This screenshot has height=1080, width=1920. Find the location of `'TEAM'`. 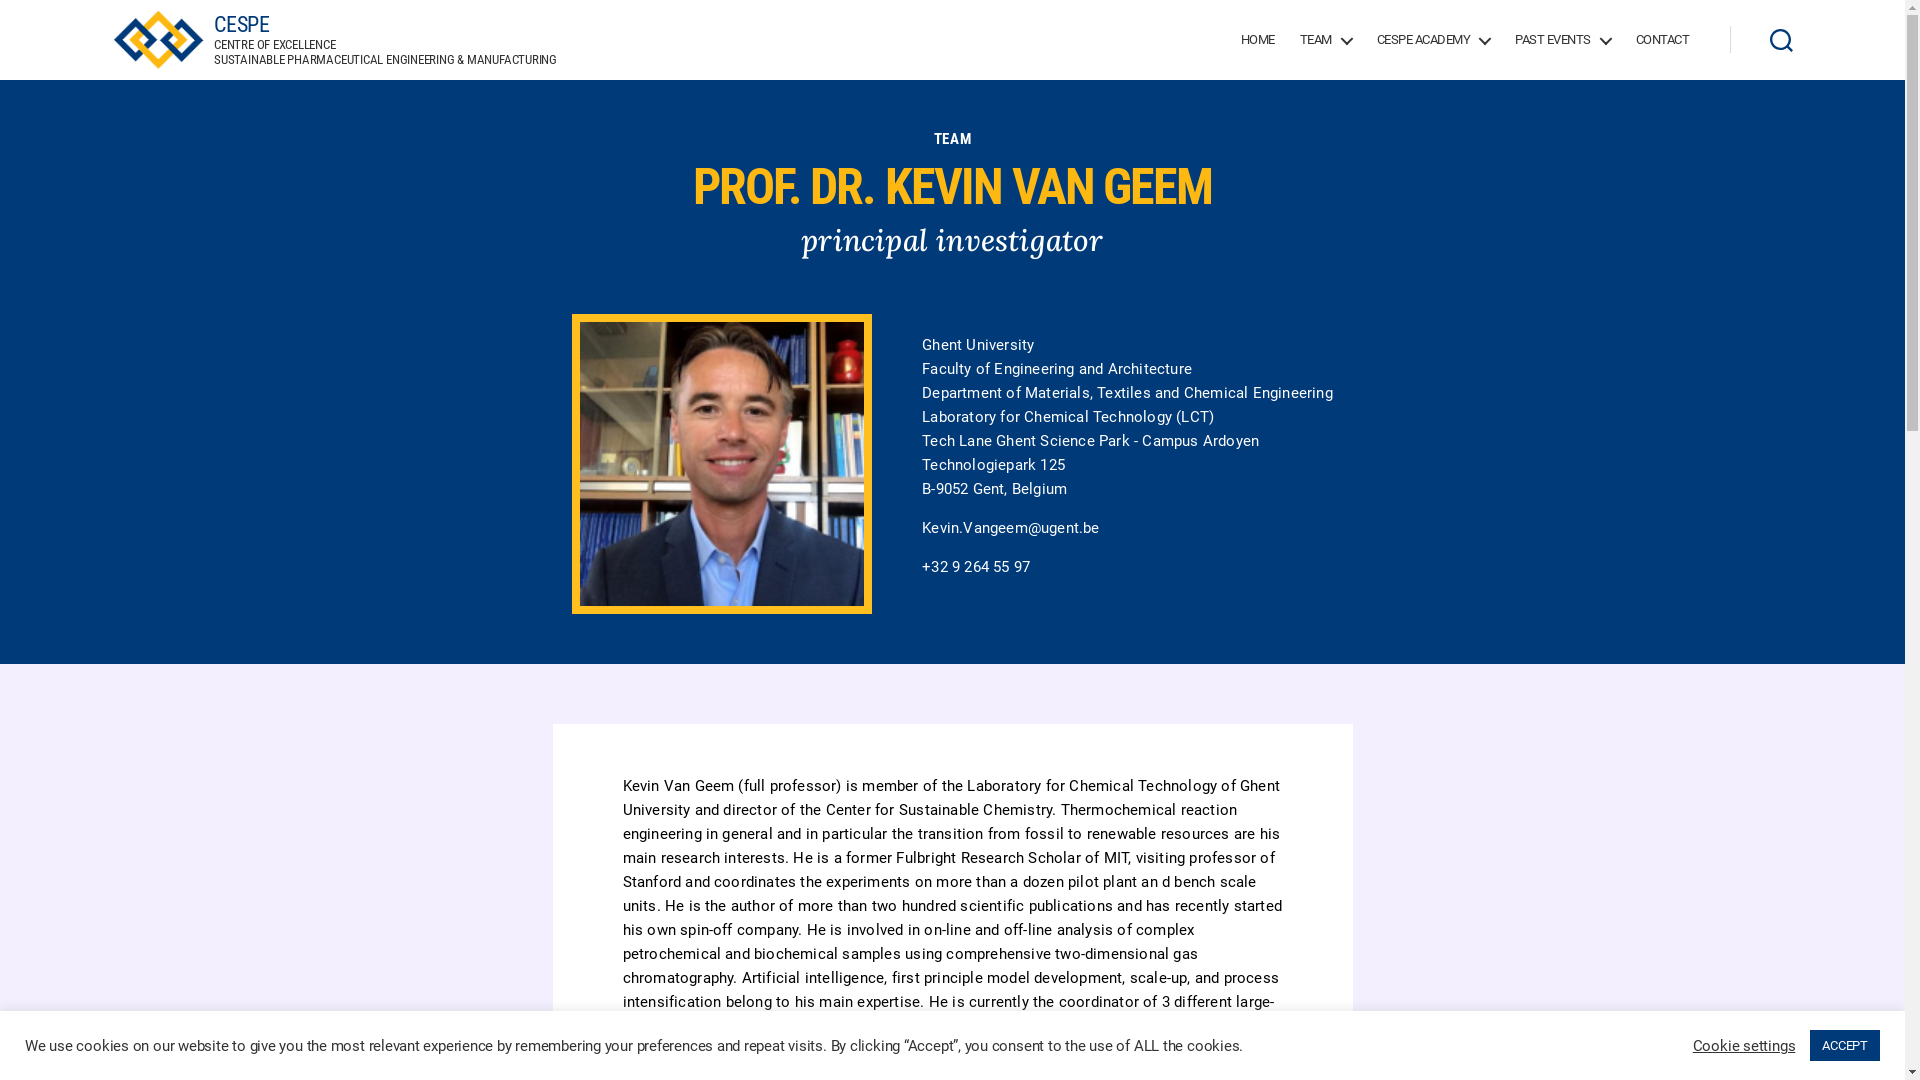

'TEAM' is located at coordinates (1325, 39).